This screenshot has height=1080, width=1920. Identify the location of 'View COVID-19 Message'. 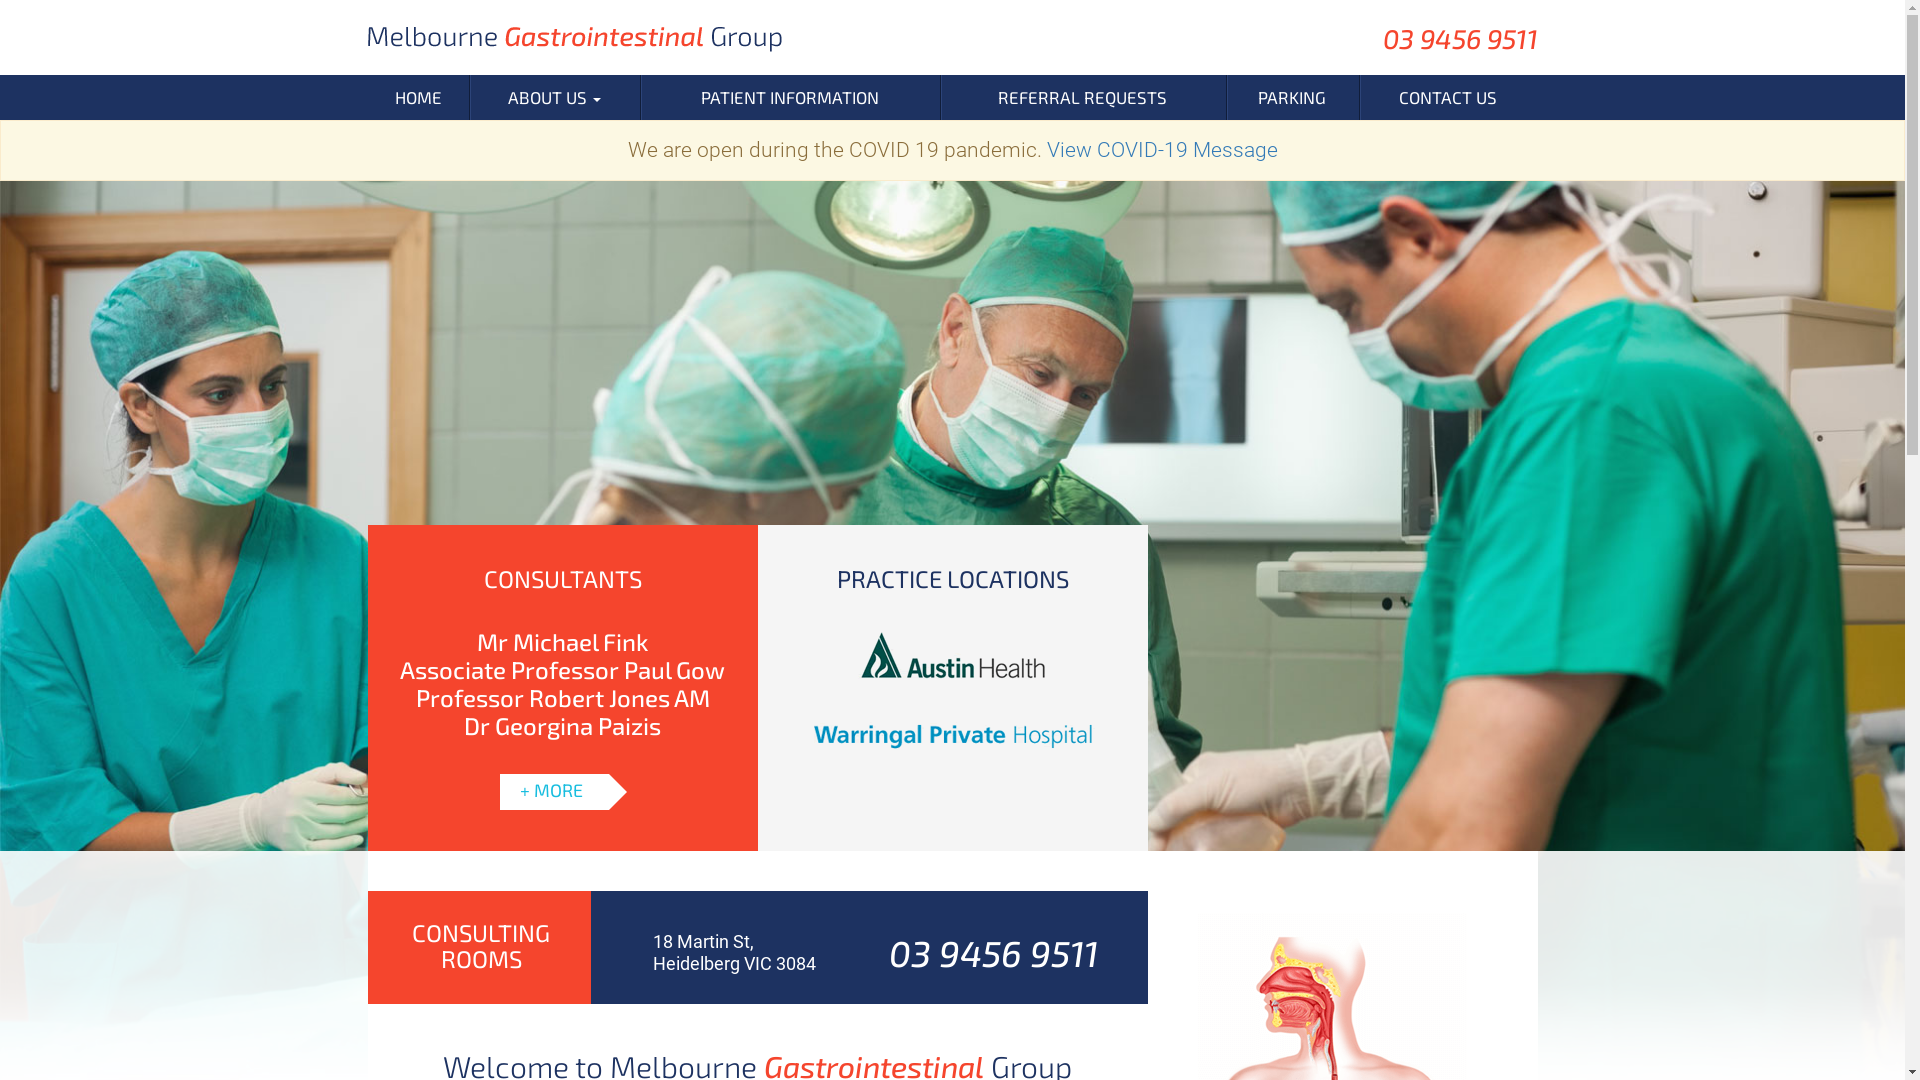
(1161, 149).